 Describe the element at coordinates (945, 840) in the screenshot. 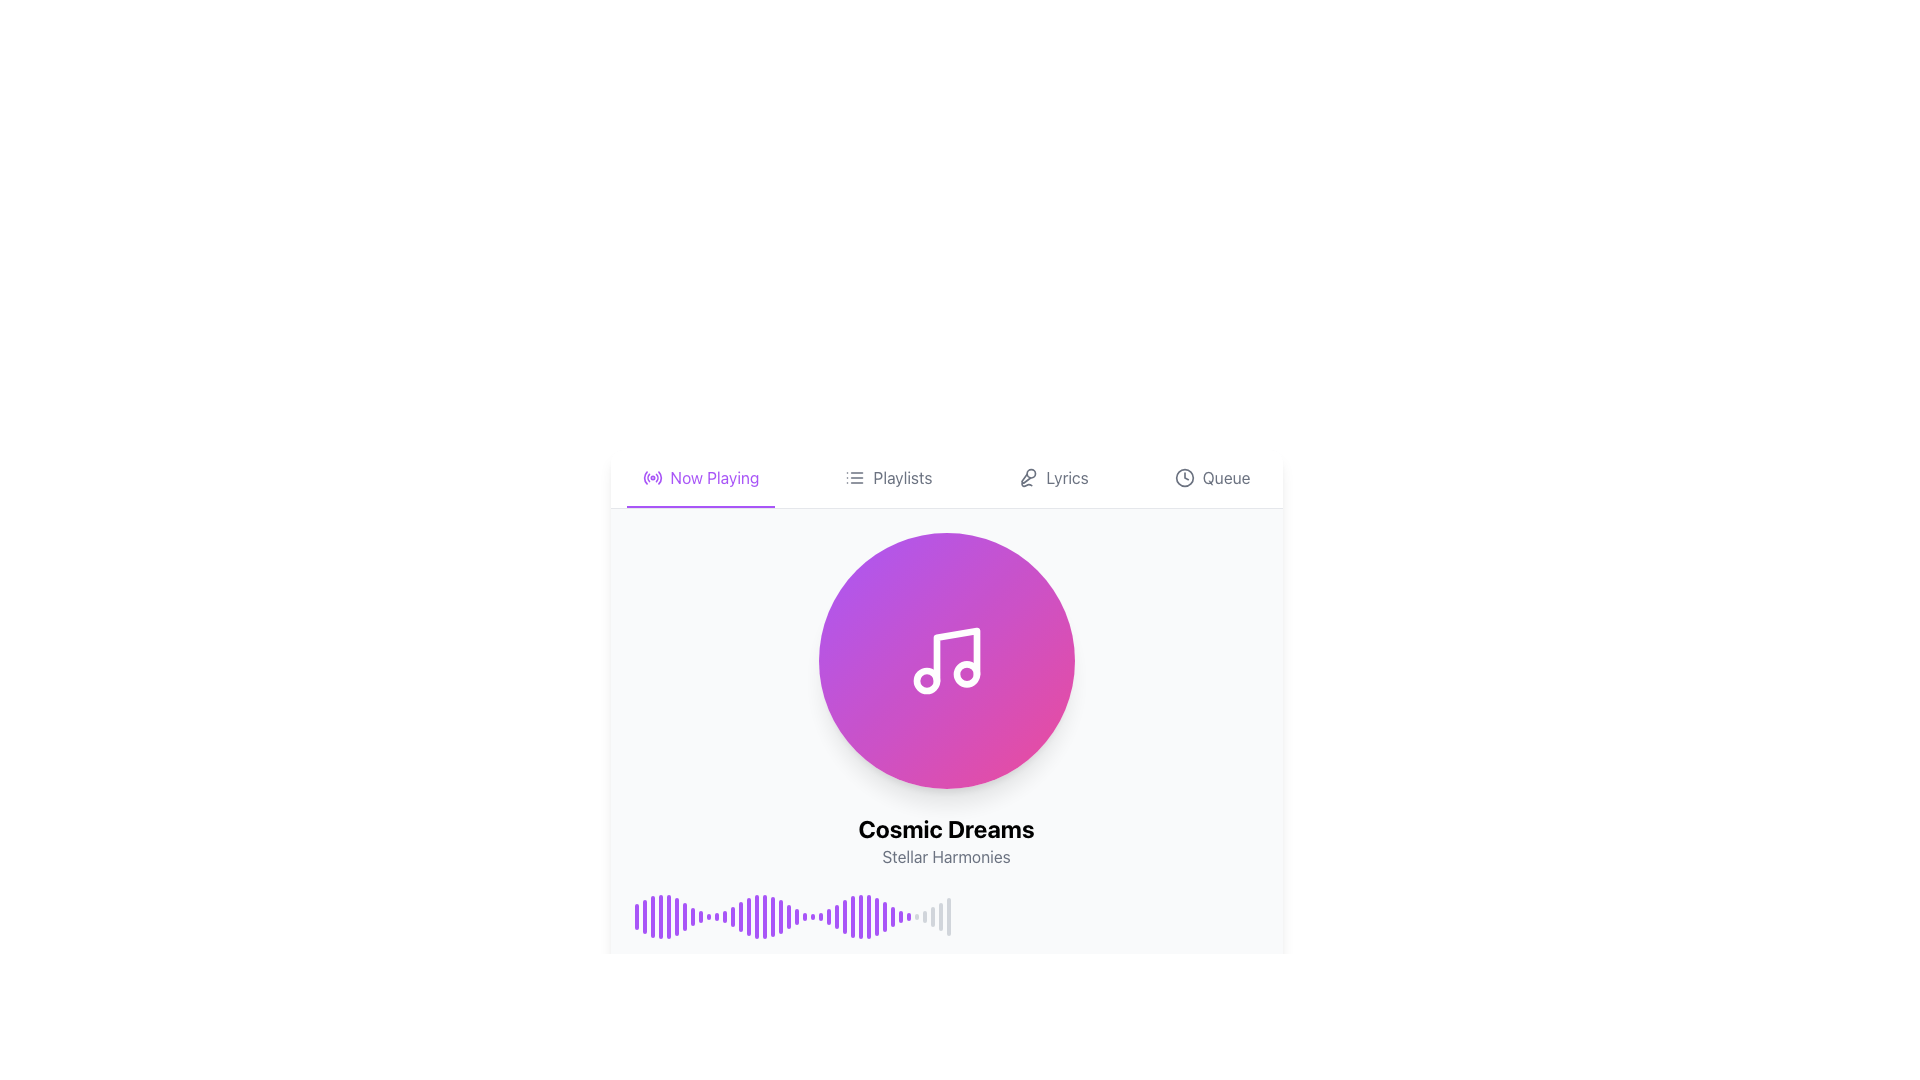

I see `the Text Display that shows the title and subtitle of the currently playing track, located below a musical note icon and above a soundwave representation` at that location.